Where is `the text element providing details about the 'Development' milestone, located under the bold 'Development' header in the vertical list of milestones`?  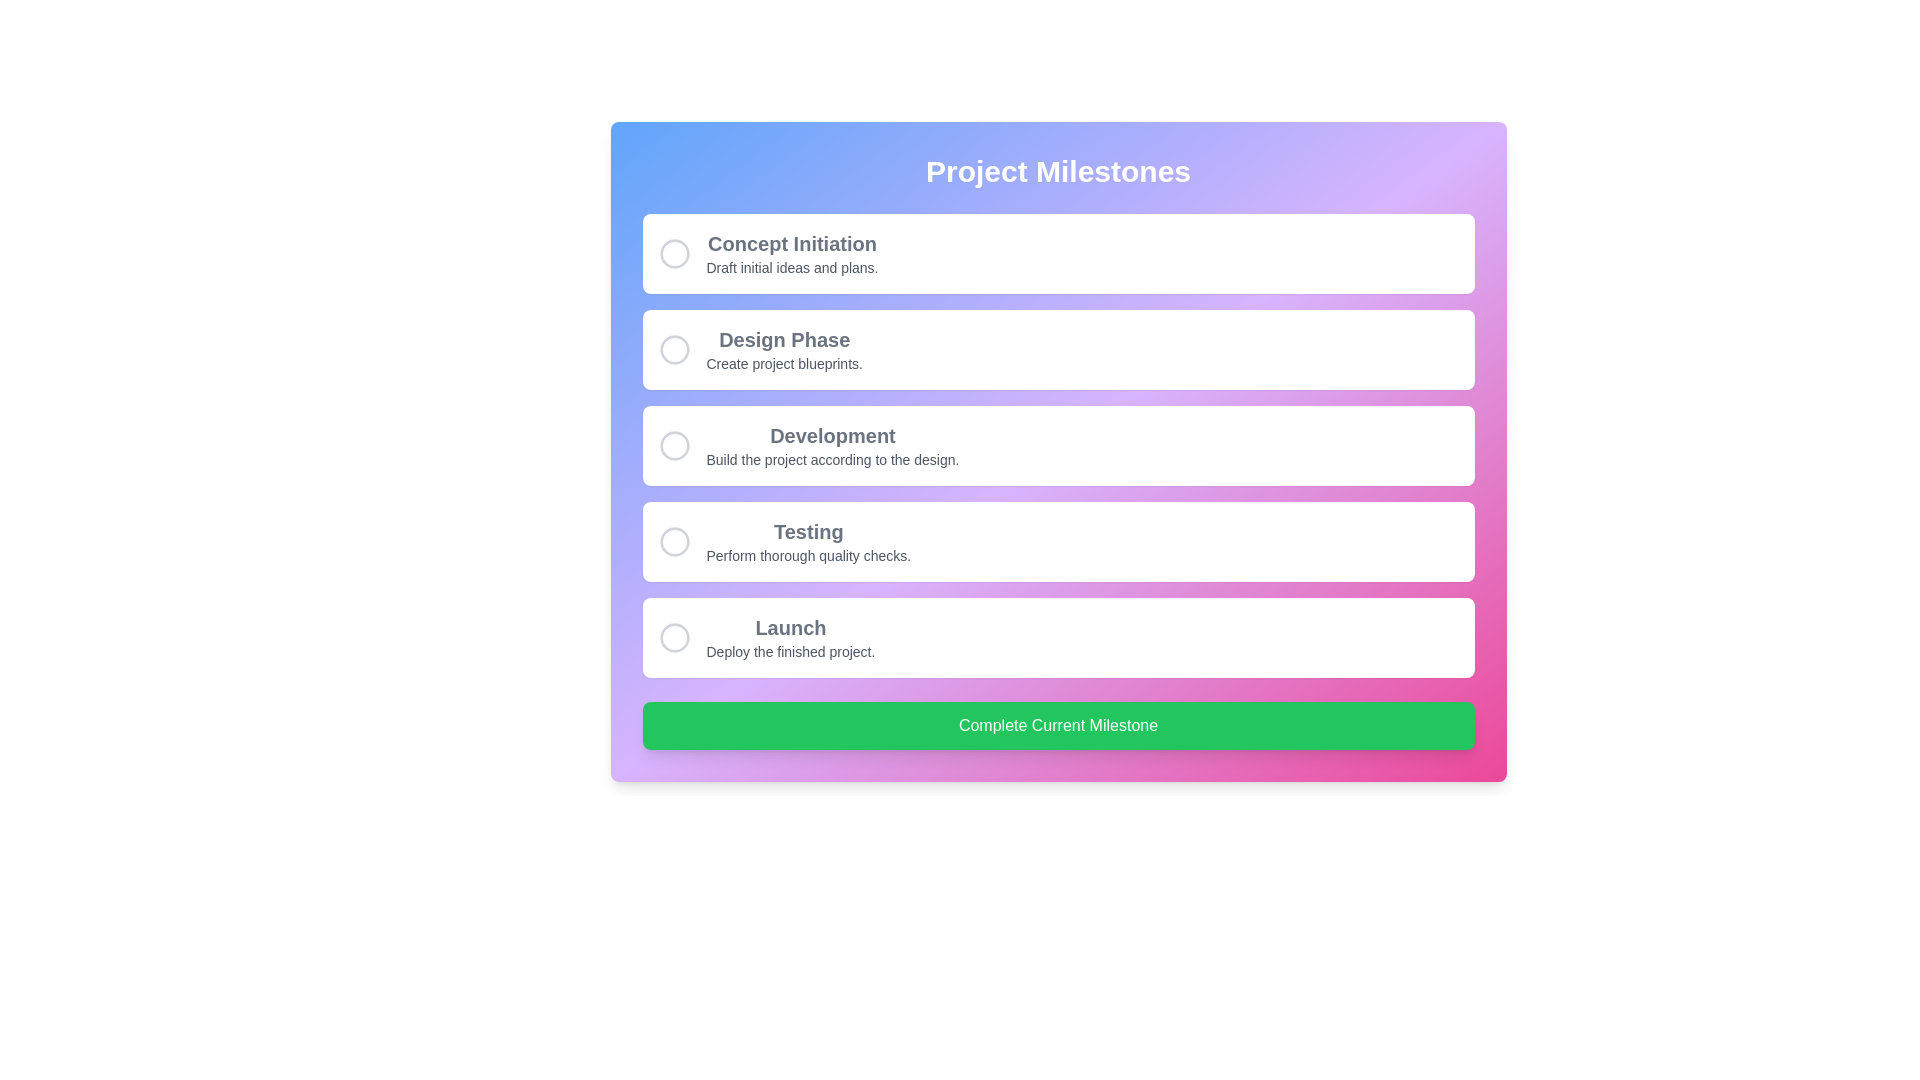 the text element providing details about the 'Development' milestone, located under the bold 'Development' header in the vertical list of milestones is located at coordinates (832, 459).